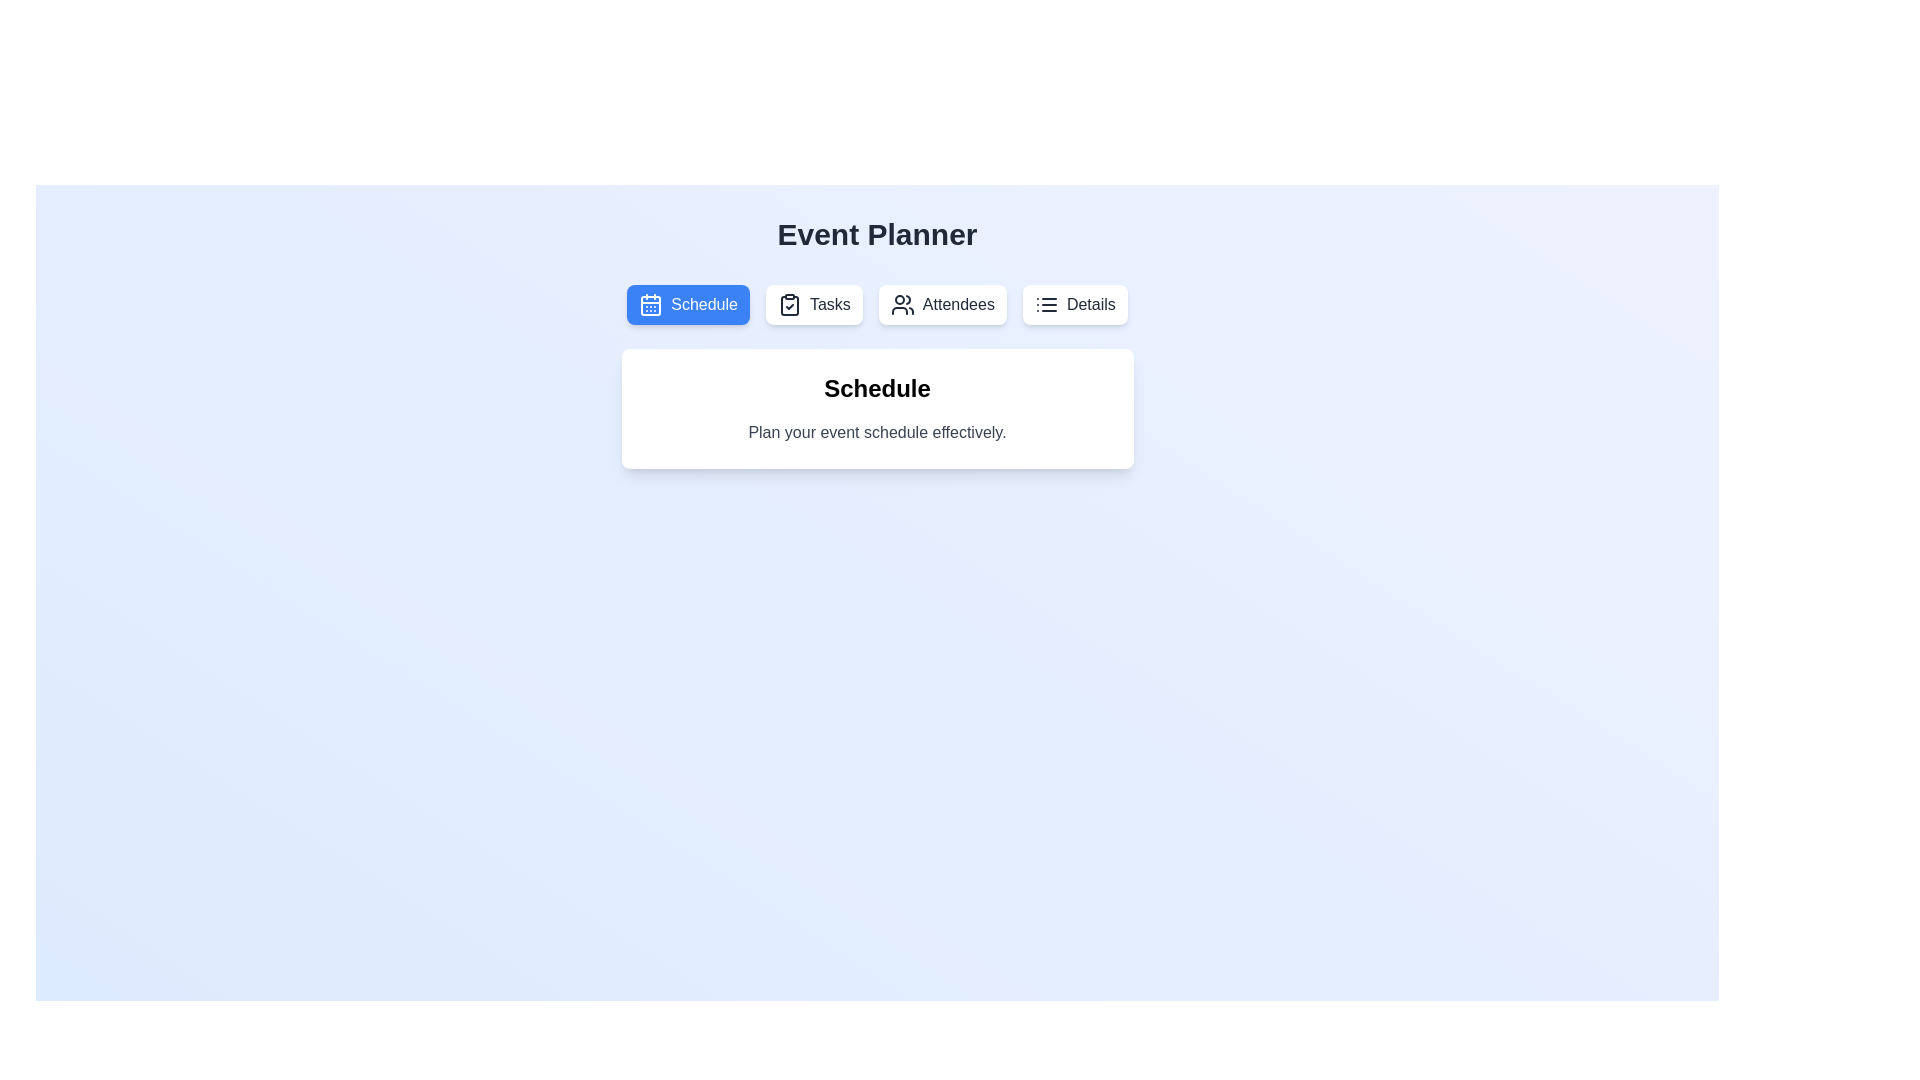 The image size is (1920, 1080). I want to click on the tab button labeled 'Details' to switch to the respective tab, so click(1074, 304).